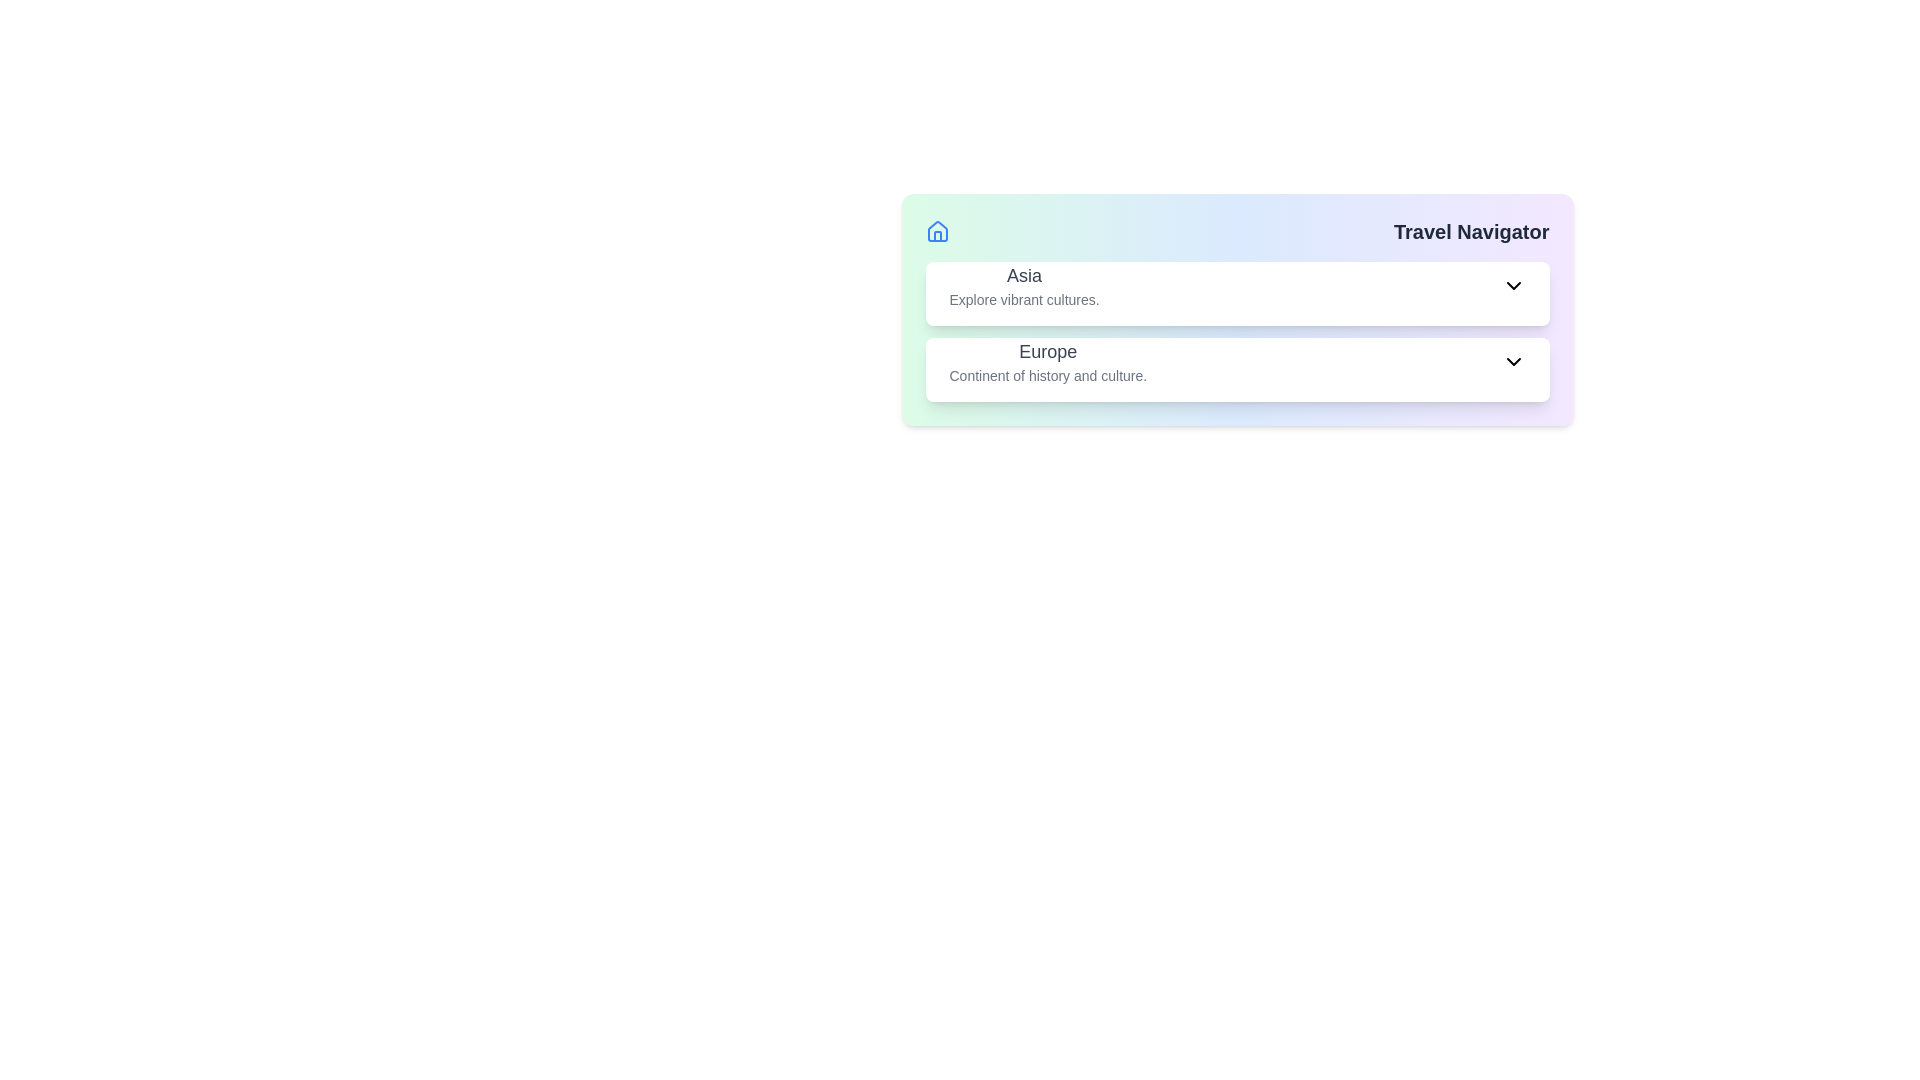 The width and height of the screenshot is (1920, 1080). I want to click on the decorative house icon located in the top left corner of the Travel Navigator card, which features a blue outline and is styled with a triangular roof and rectangular base, so click(936, 230).